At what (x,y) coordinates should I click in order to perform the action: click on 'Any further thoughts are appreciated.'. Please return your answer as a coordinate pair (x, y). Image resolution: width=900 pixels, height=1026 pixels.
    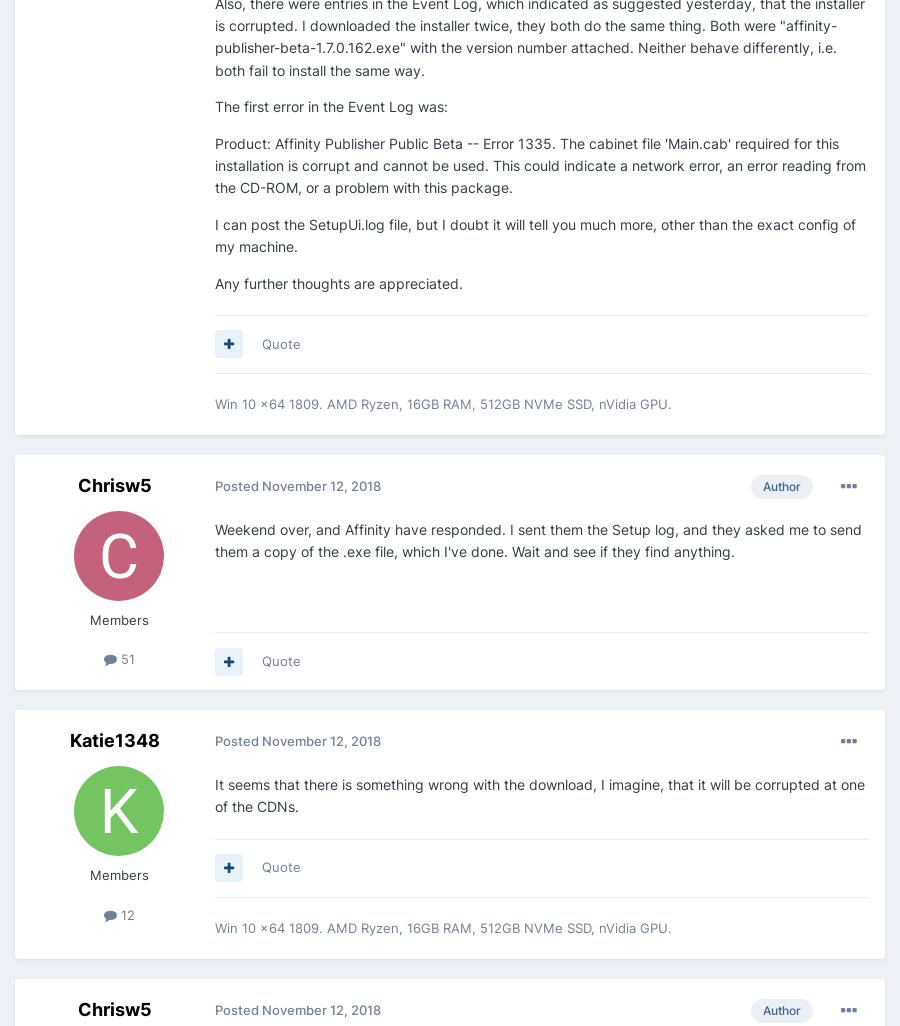
    Looking at the image, I should click on (339, 281).